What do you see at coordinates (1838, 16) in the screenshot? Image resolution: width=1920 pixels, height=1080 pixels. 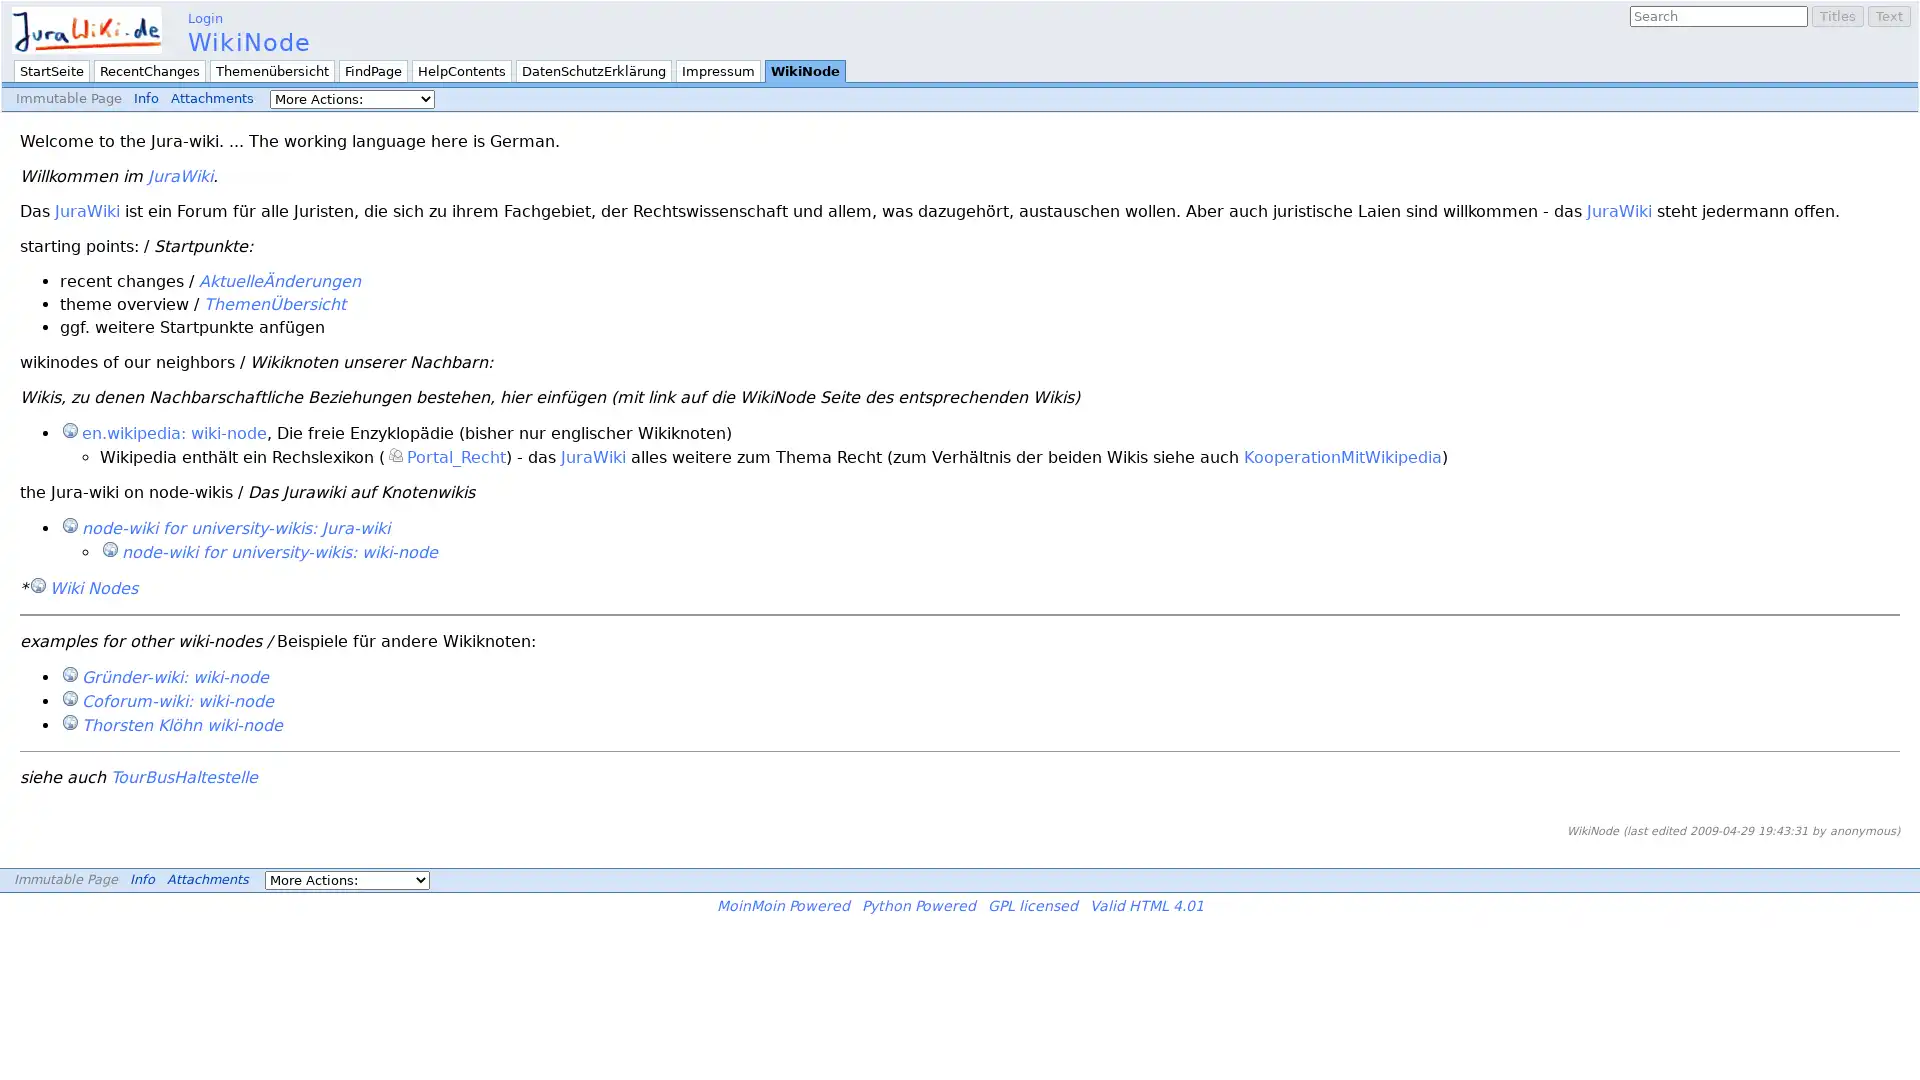 I see `Titles` at bounding box center [1838, 16].